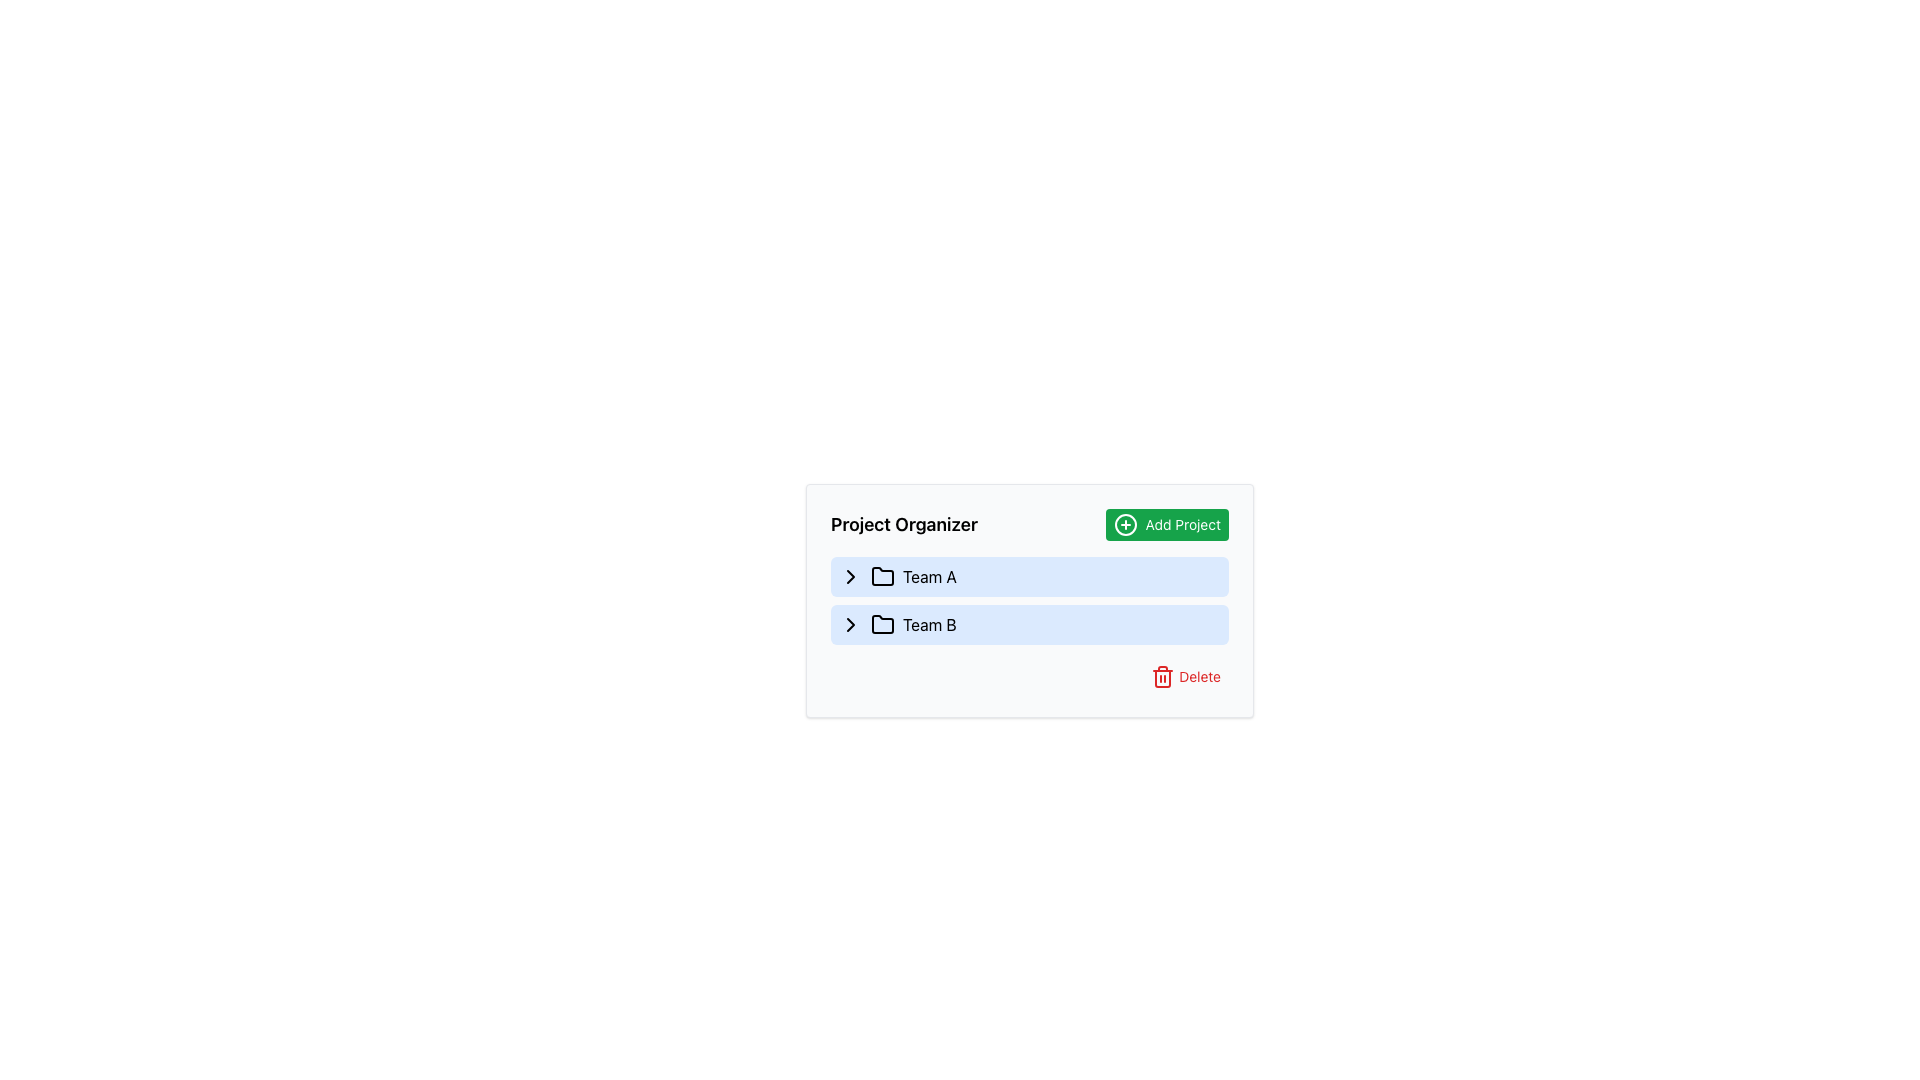 The width and height of the screenshot is (1920, 1080). What do you see at coordinates (1166, 523) in the screenshot?
I see `the green rectangular button labeled 'Add Project' with a '+' icon` at bounding box center [1166, 523].